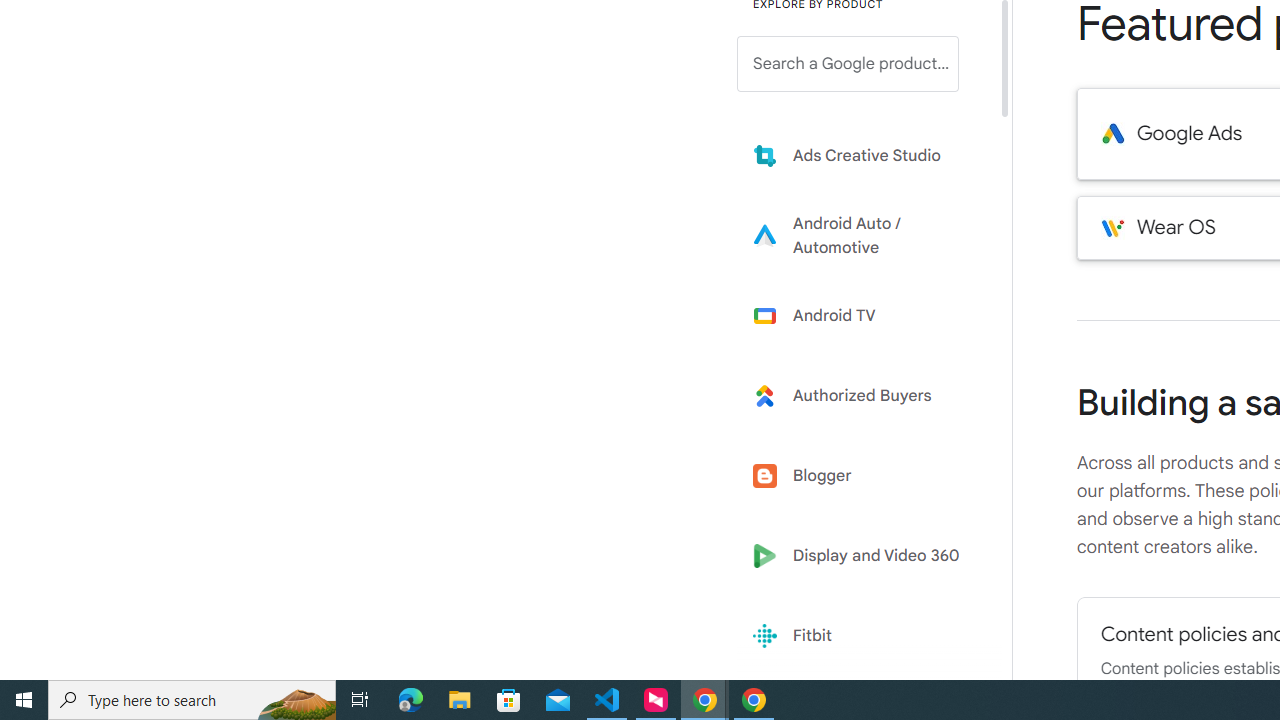 The width and height of the screenshot is (1280, 720). What do you see at coordinates (862, 154) in the screenshot?
I see `'Learn more about Ads Creative Studio'` at bounding box center [862, 154].